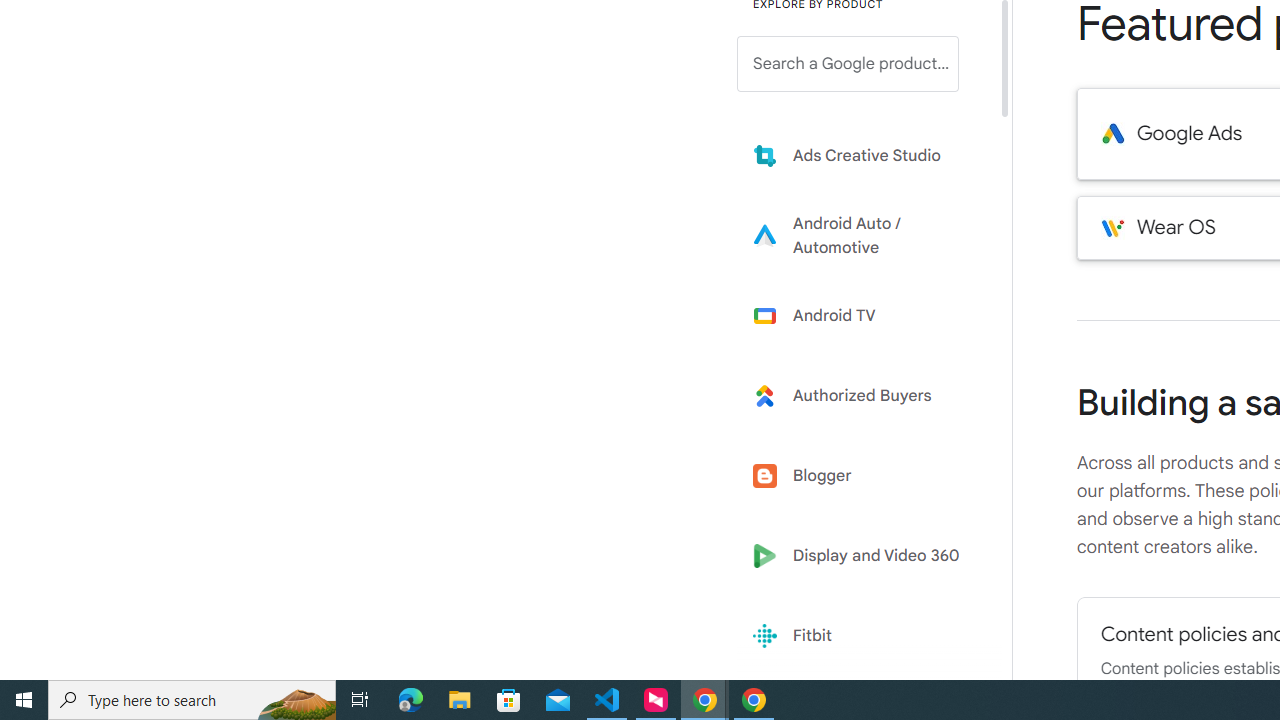 The width and height of the screenshot is (1280, 720). What do you see at coordinates (862, 154) in the screenshot?
I see `'Learn more about Ads Creative Studio'` at bounding box center [862, 154].